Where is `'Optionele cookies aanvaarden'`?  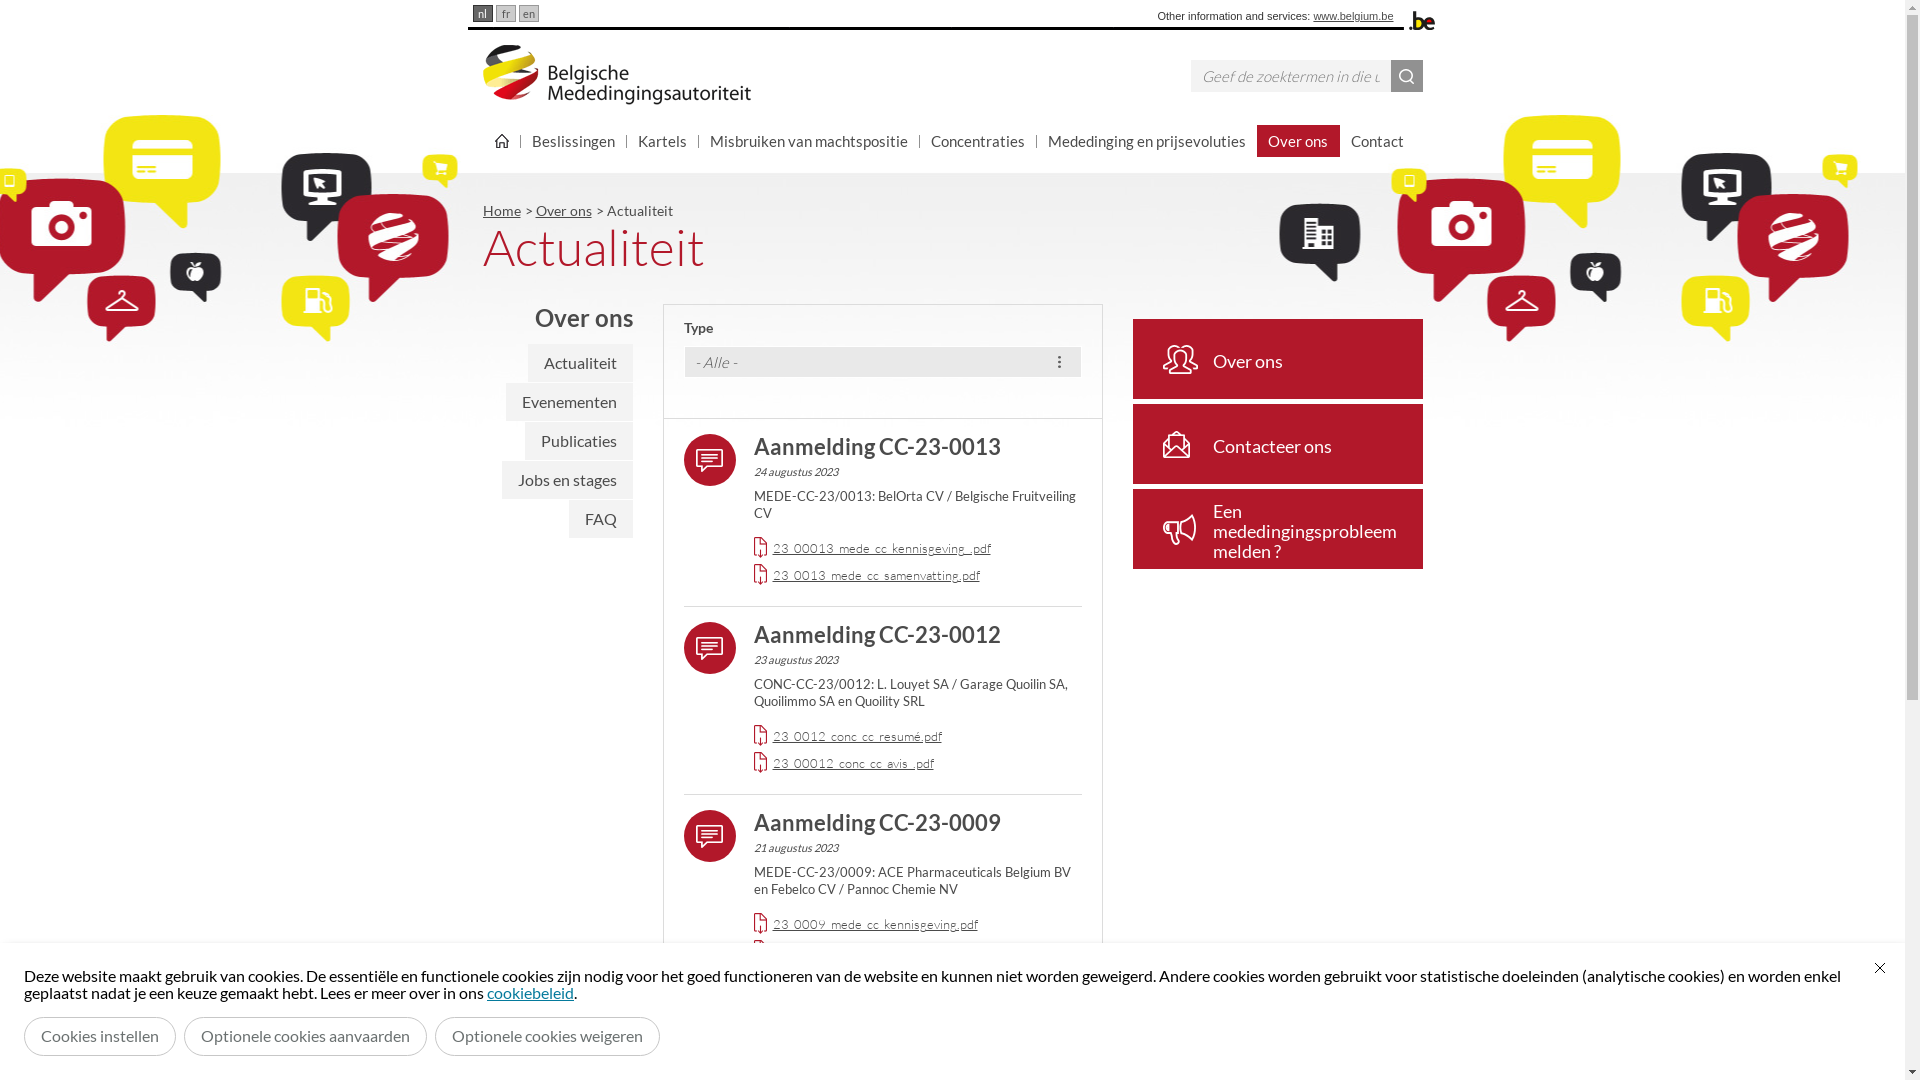
'Optionele cookies aanvaarden' is located at coordinates (304, 1035).